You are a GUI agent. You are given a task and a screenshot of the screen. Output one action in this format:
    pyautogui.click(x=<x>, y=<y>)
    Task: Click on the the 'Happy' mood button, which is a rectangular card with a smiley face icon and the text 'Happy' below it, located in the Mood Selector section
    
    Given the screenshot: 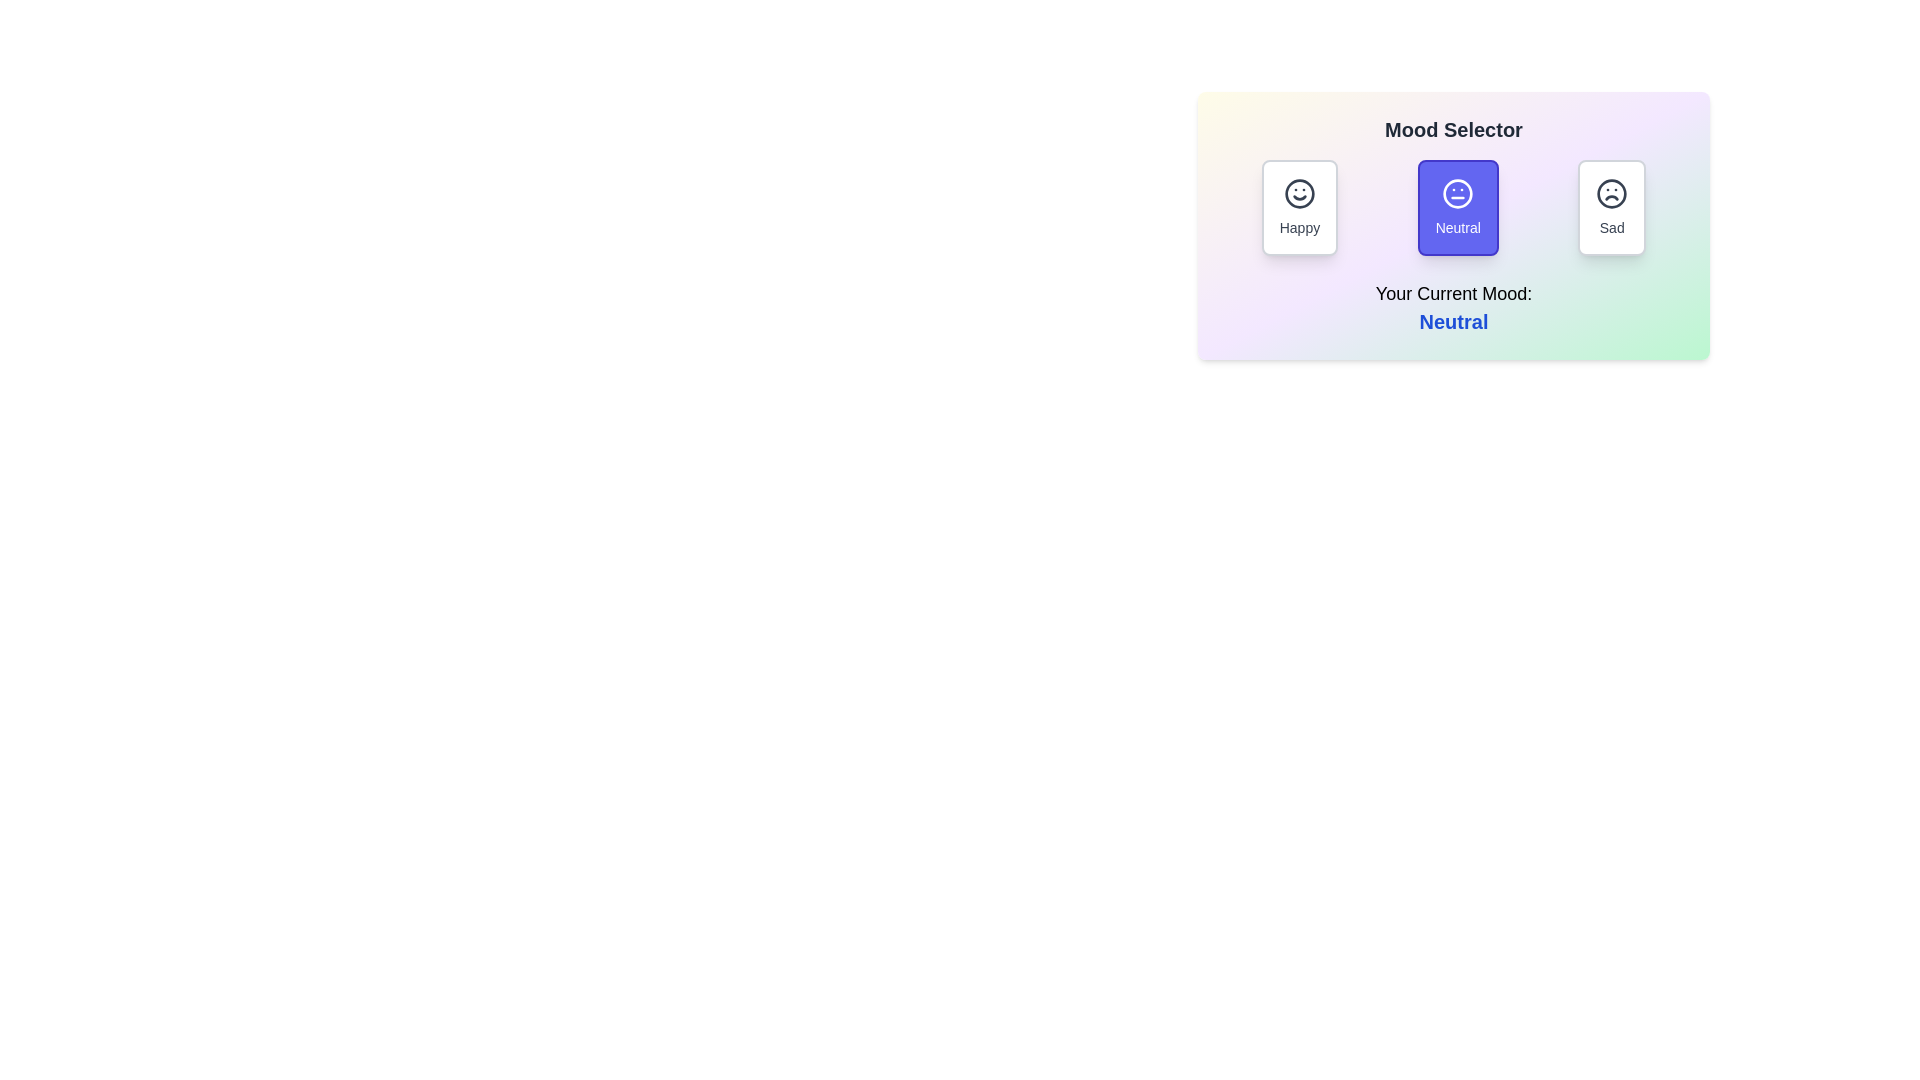 What is the action you would take?
    pyautogui.click(x=1300, y=208)
    